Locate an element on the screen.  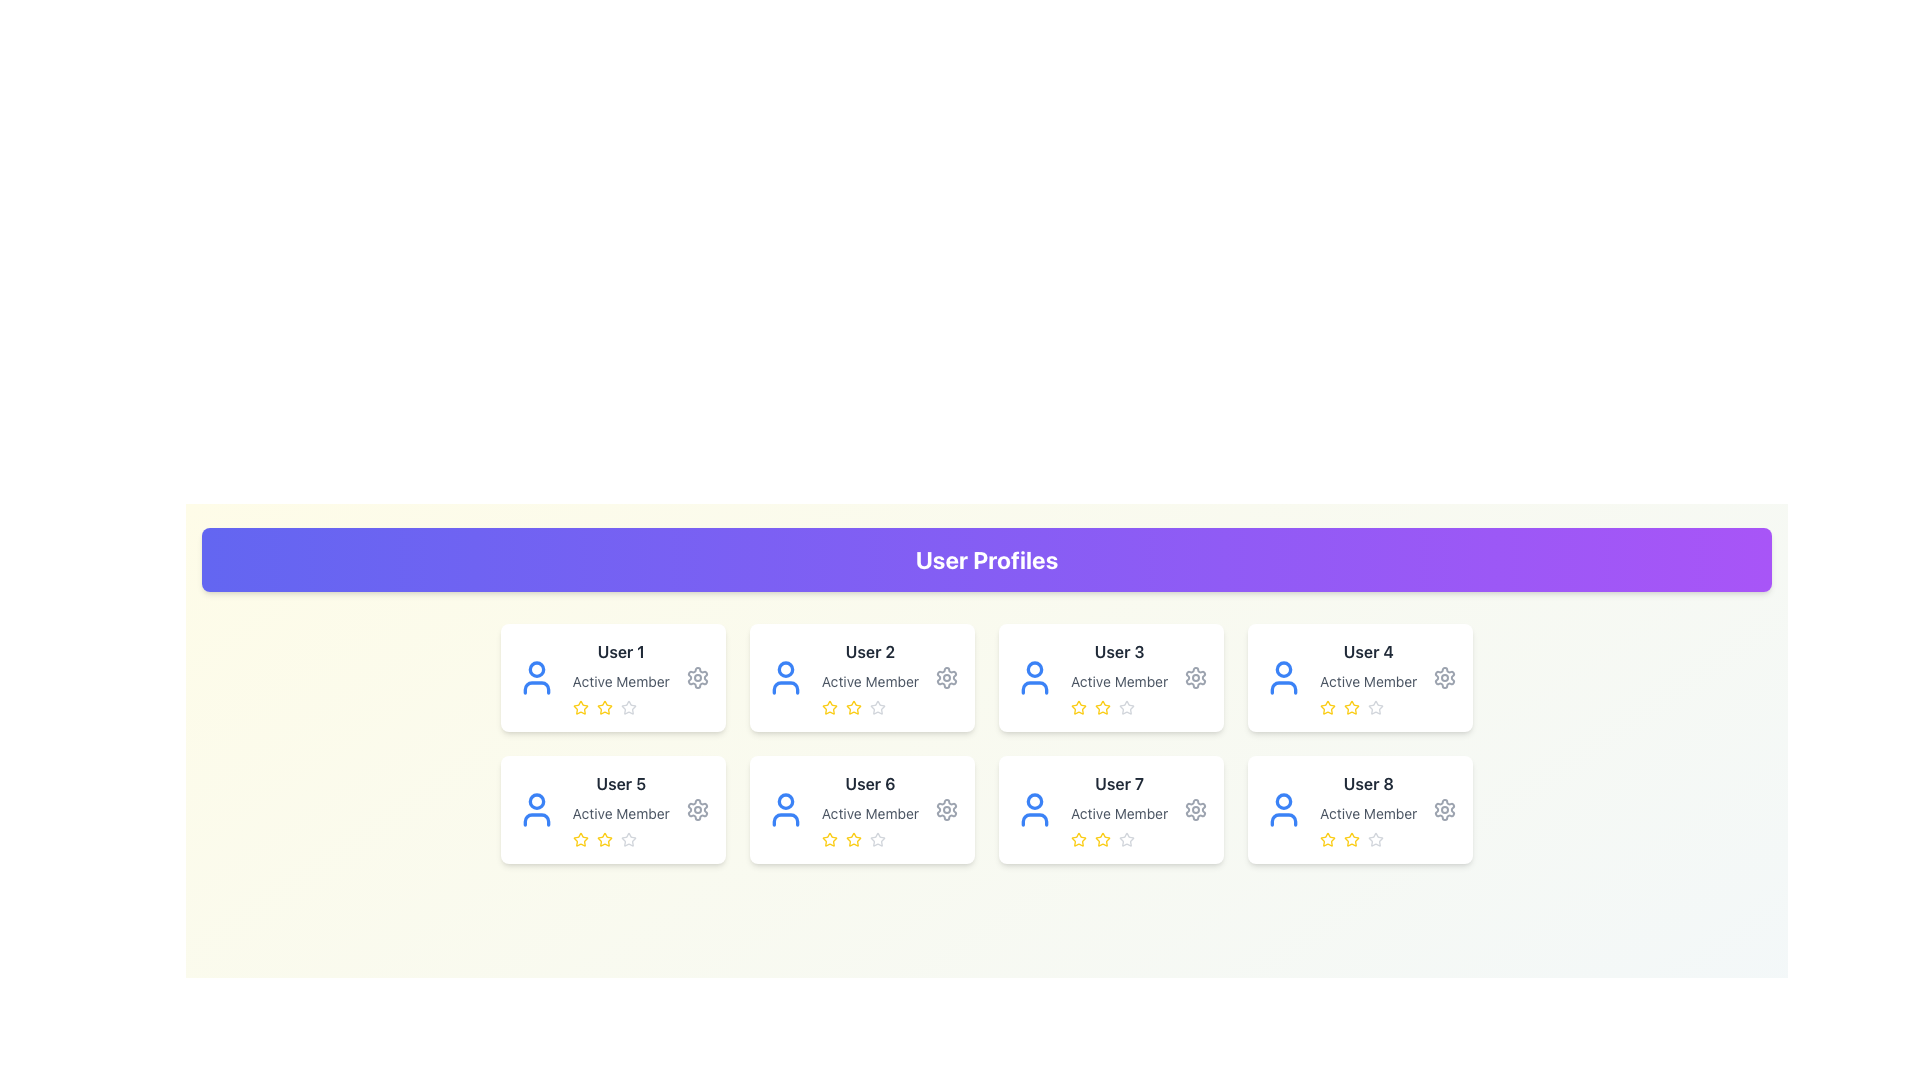
the second yellow star in the rating system associated with the 'User 2' profile card to rate it is located at coordinates (853, 706).